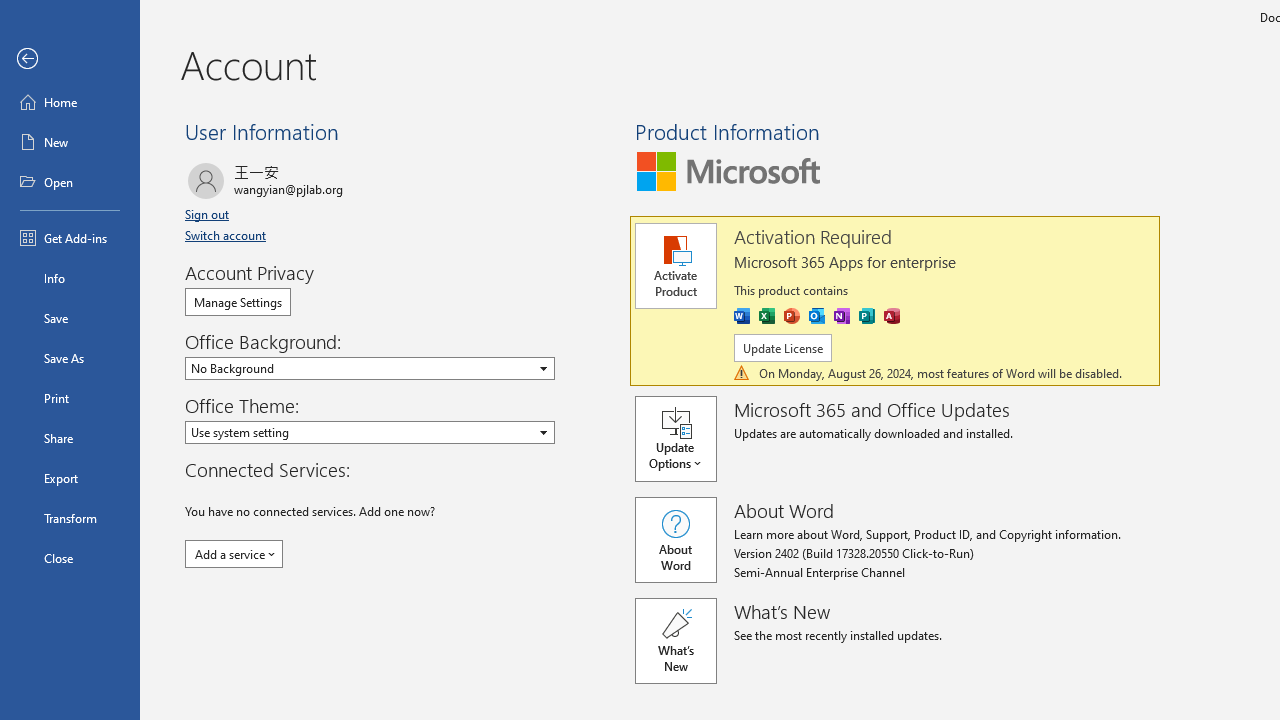  What do you see at coordinates (781, 347) in the screenshot?
I see `'Update License'` at bounding box center [781, 347].